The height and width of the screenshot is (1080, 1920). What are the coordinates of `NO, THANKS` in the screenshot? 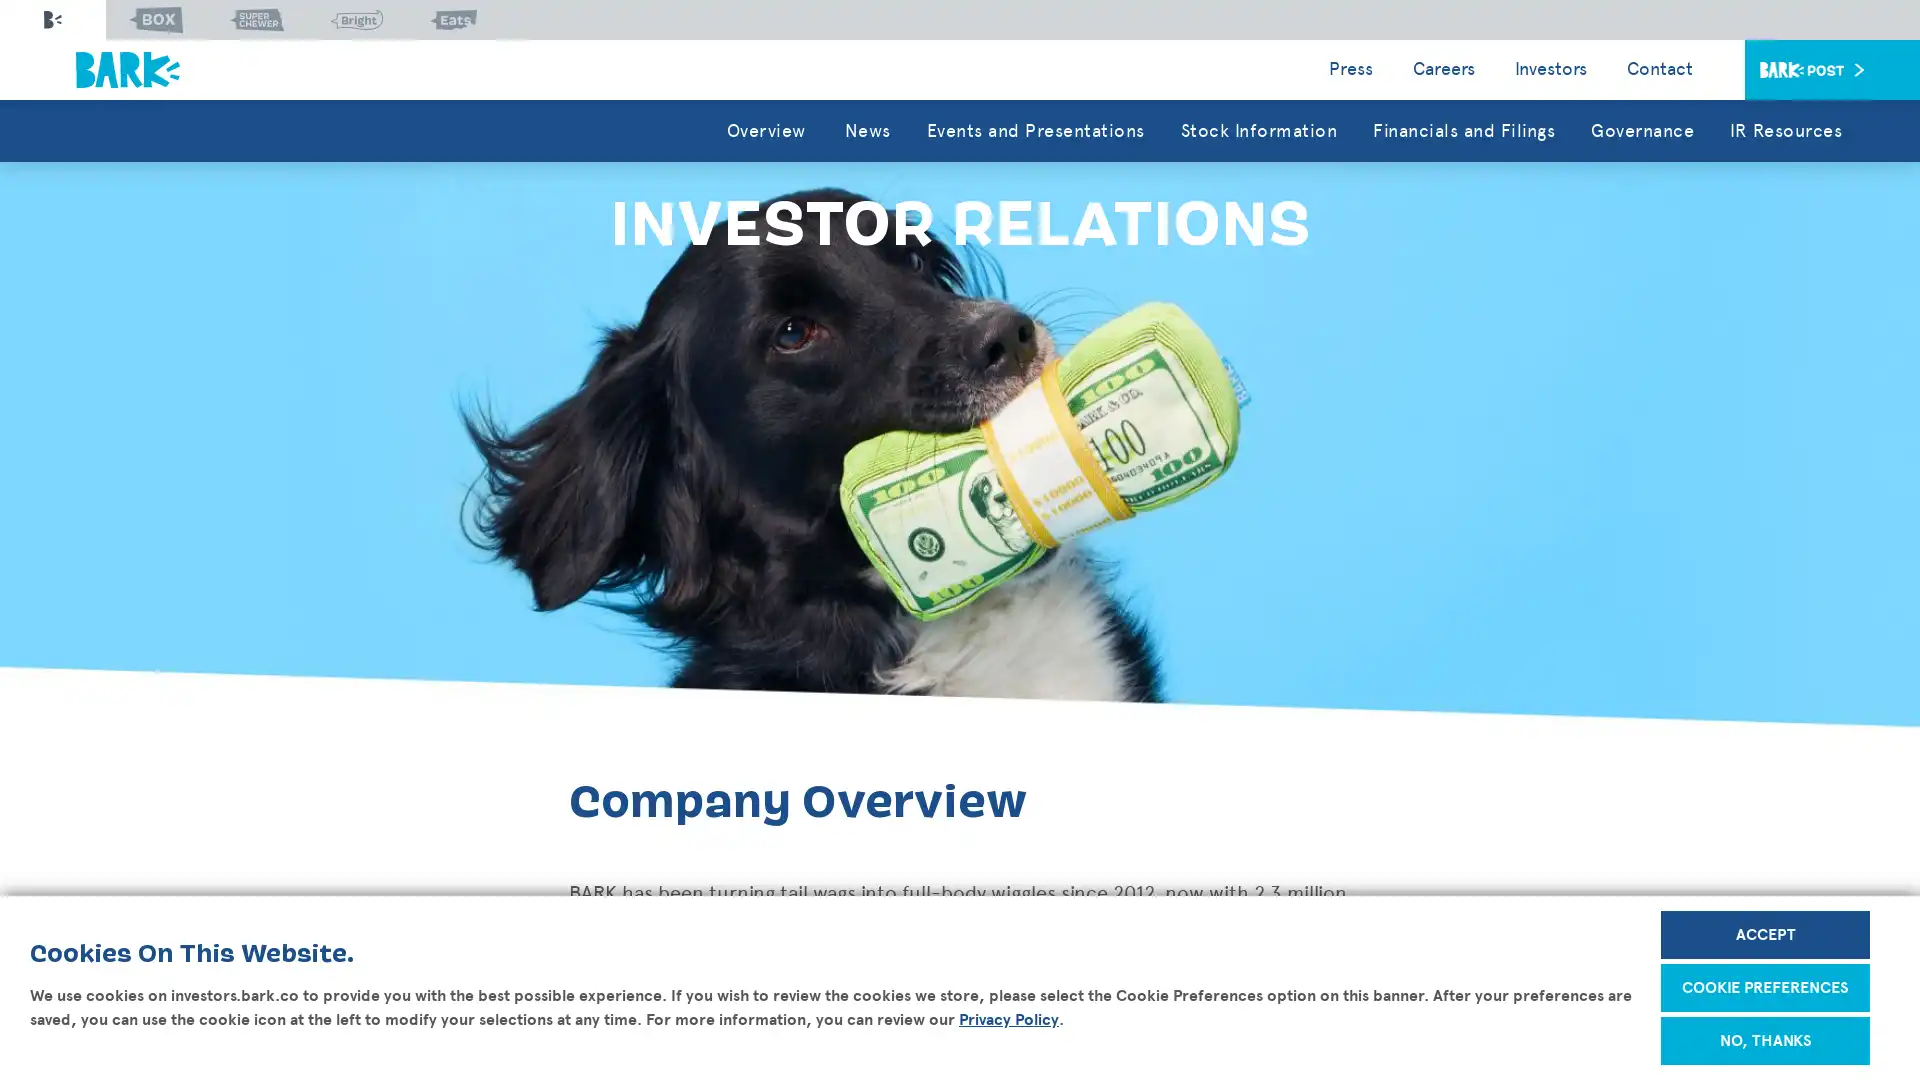 It's located at (1765, 1040).